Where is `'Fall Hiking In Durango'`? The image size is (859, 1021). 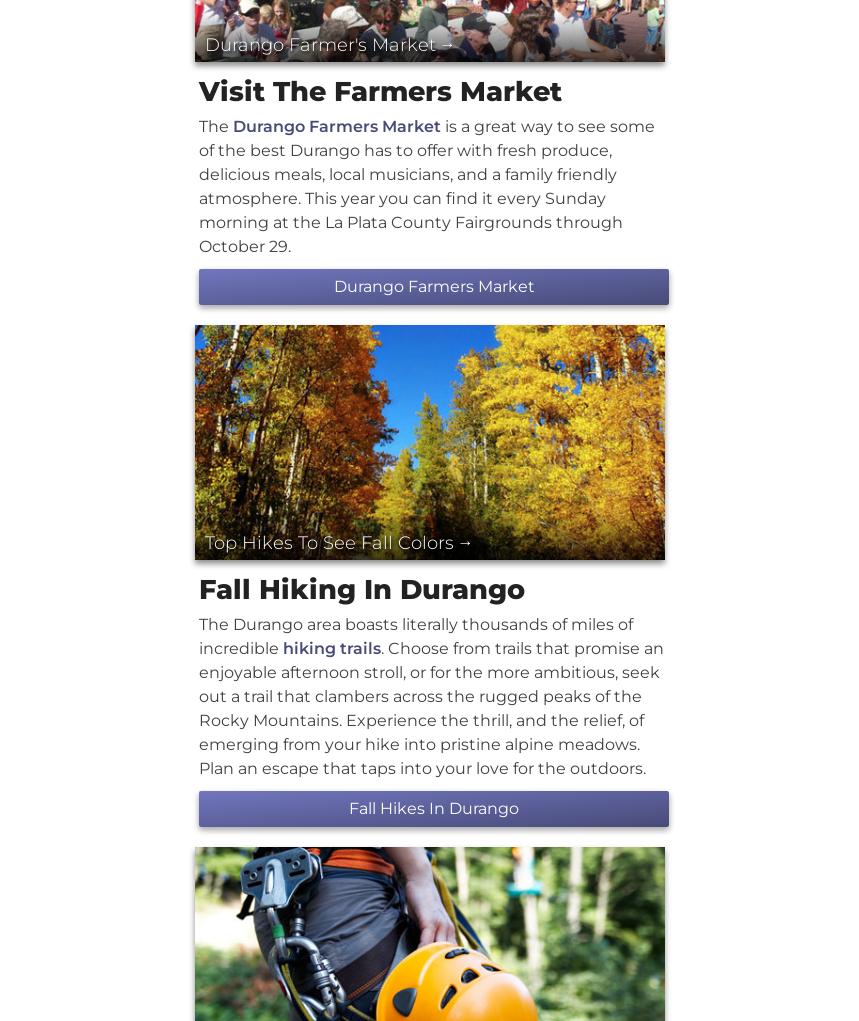
'Fall Hiking In Durango' is located at coordinates (360, 588).